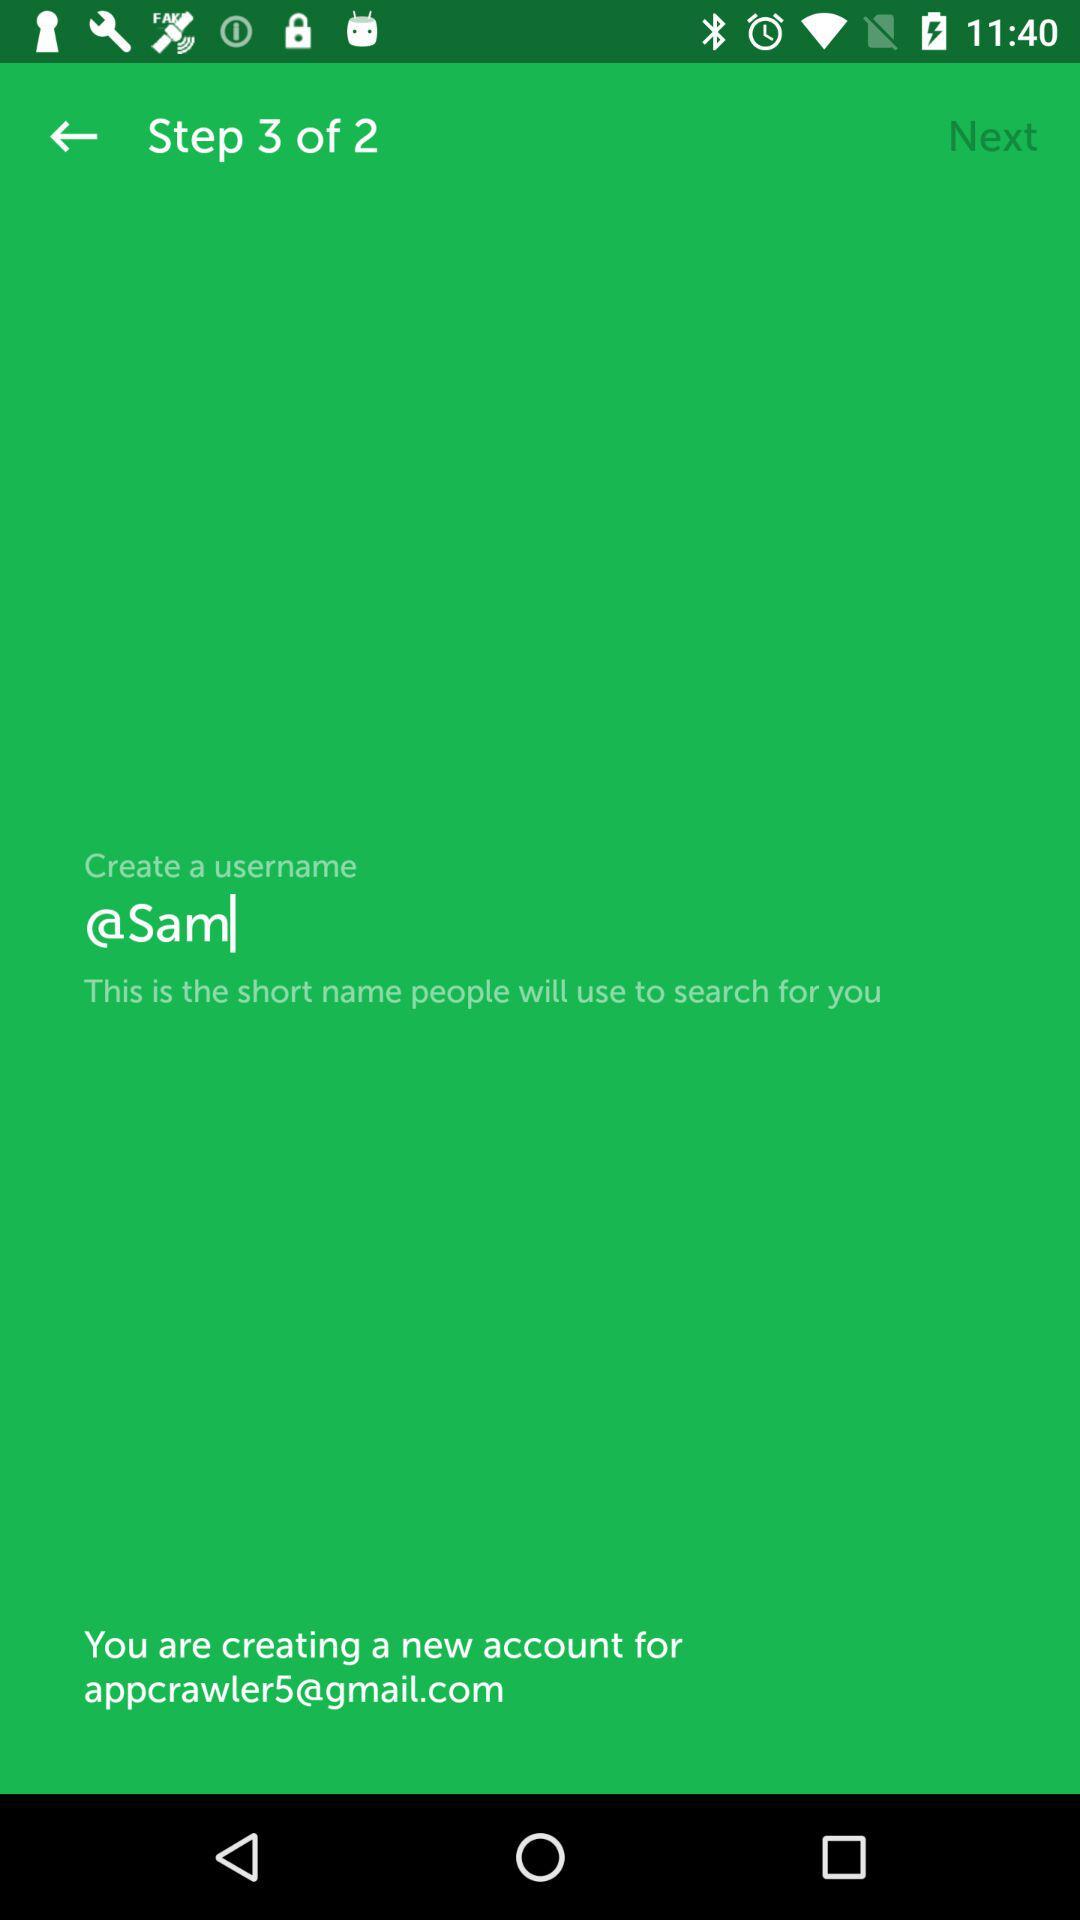  Describe the element at coordinates (72, 135) in the screenshot. I see `the arrow_backward icon` at that location.